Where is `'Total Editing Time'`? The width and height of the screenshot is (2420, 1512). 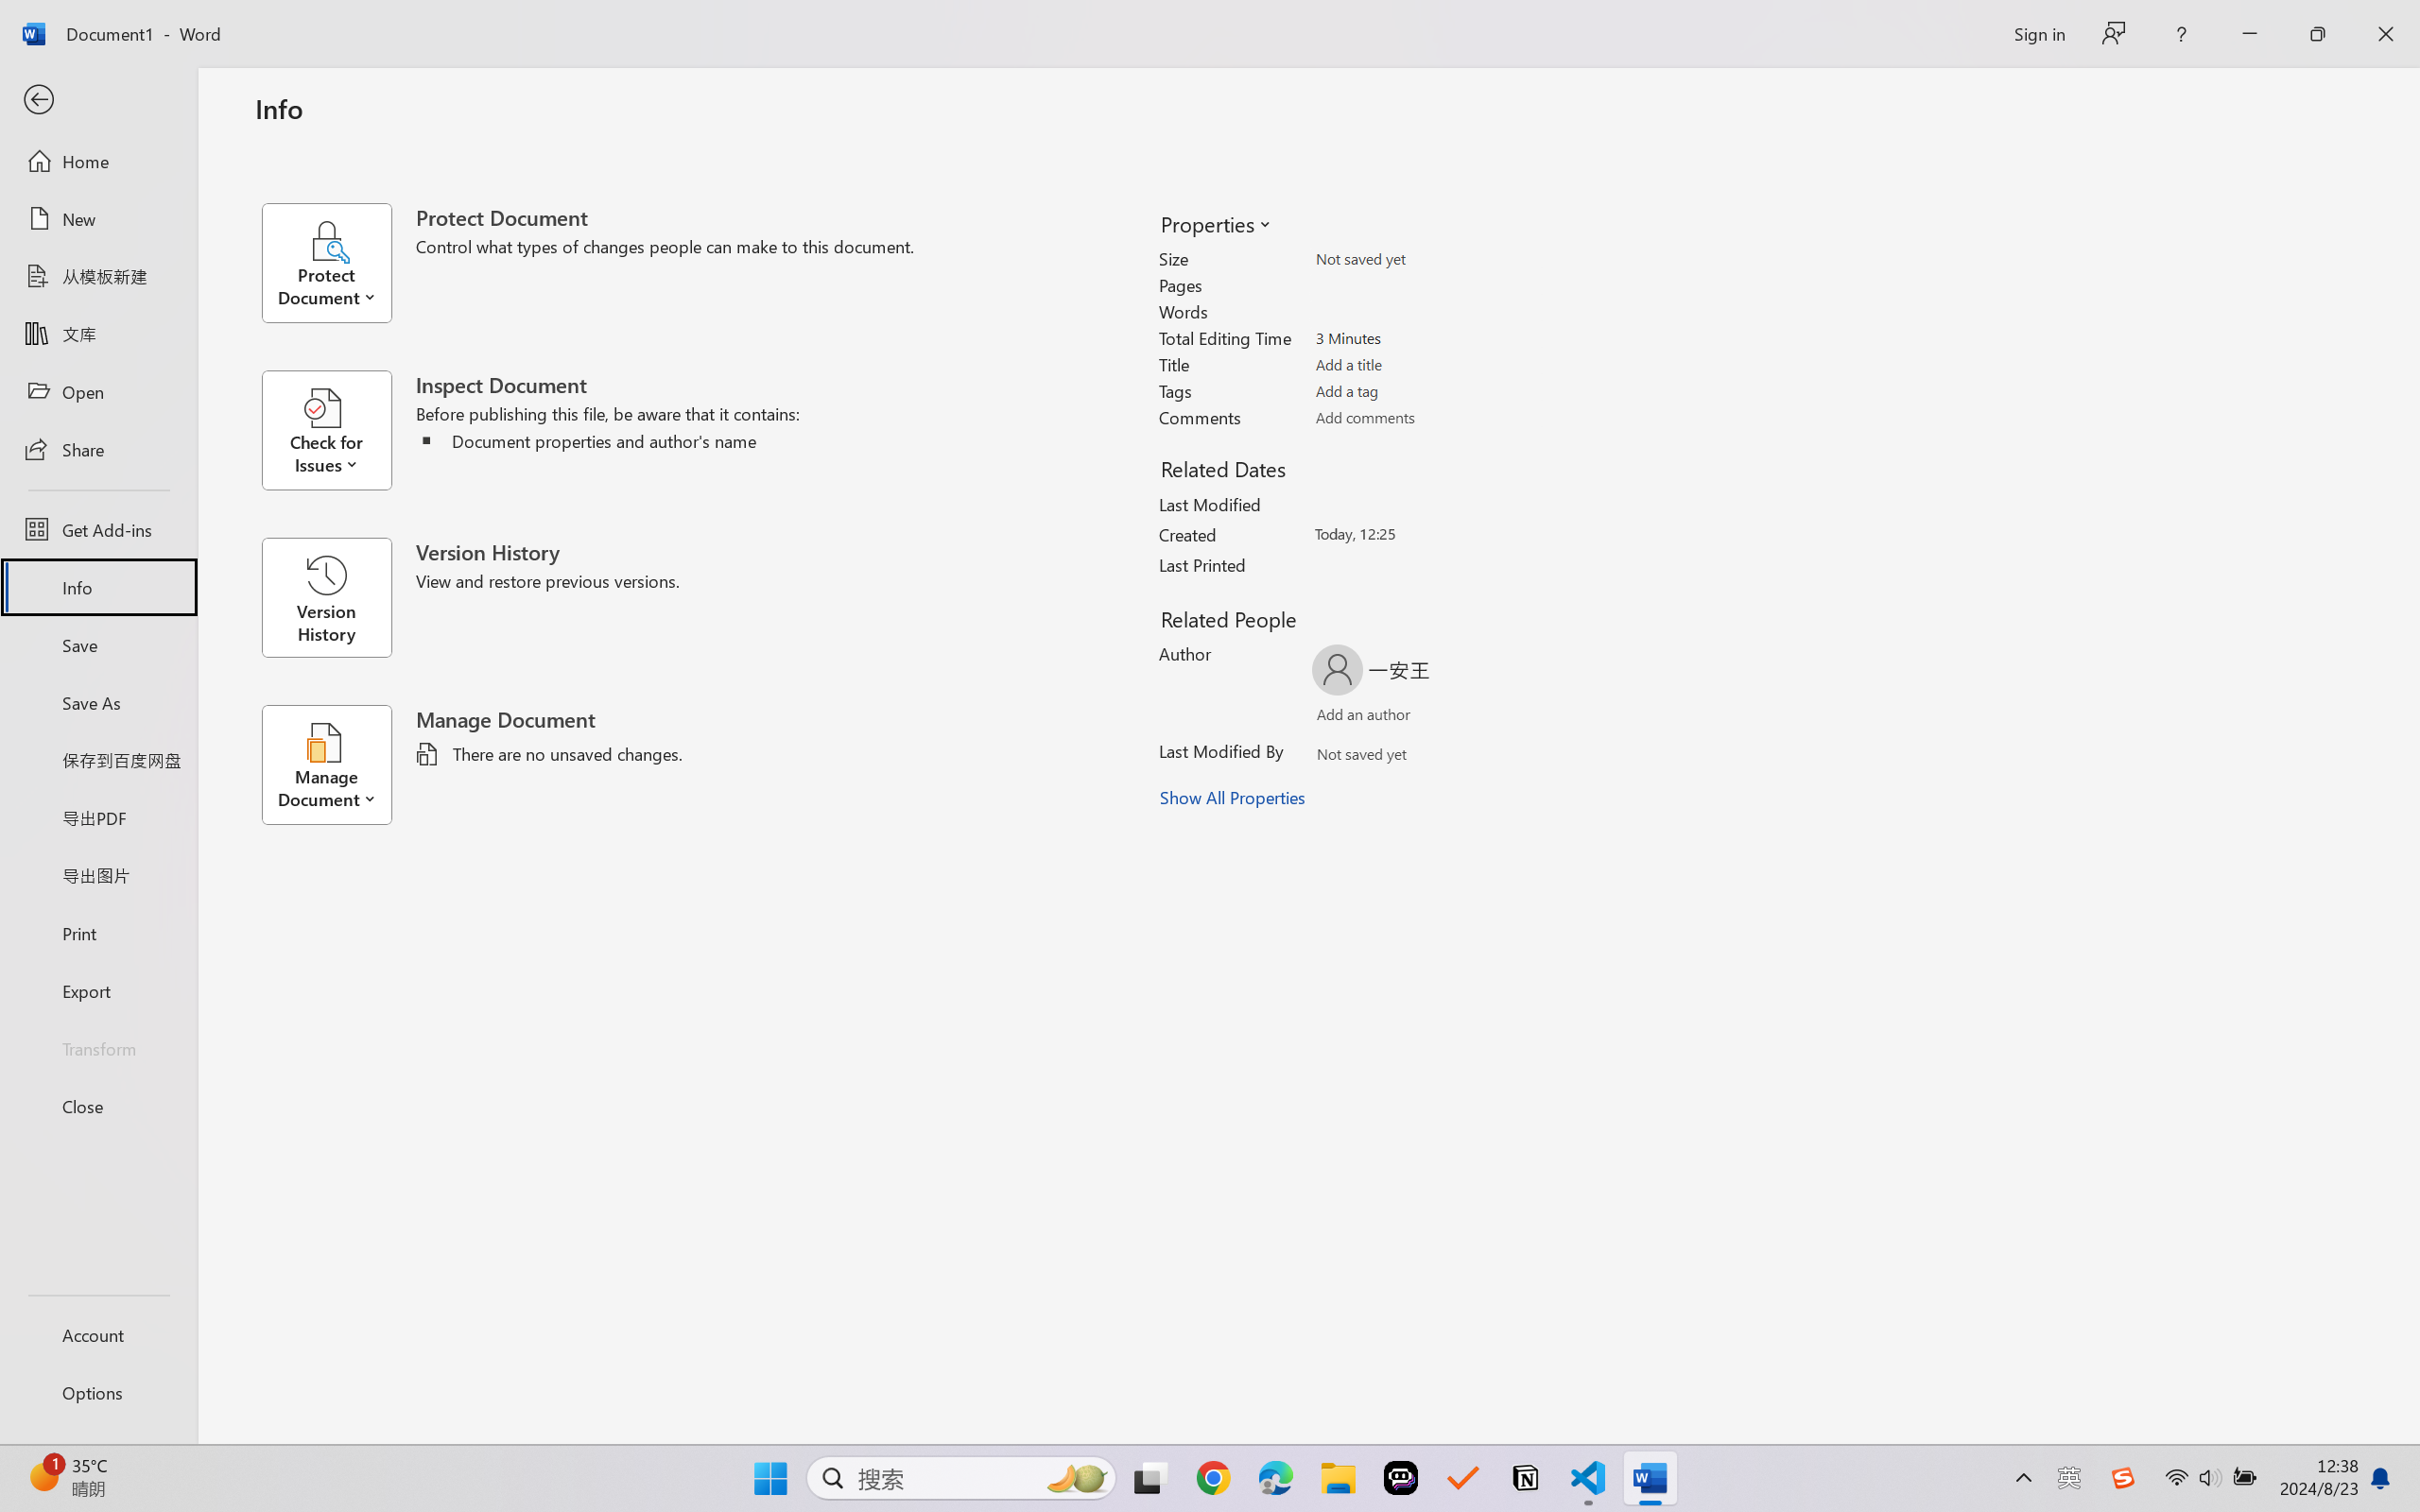 'Total Editing Time' is located at coordinates (1426, 337).